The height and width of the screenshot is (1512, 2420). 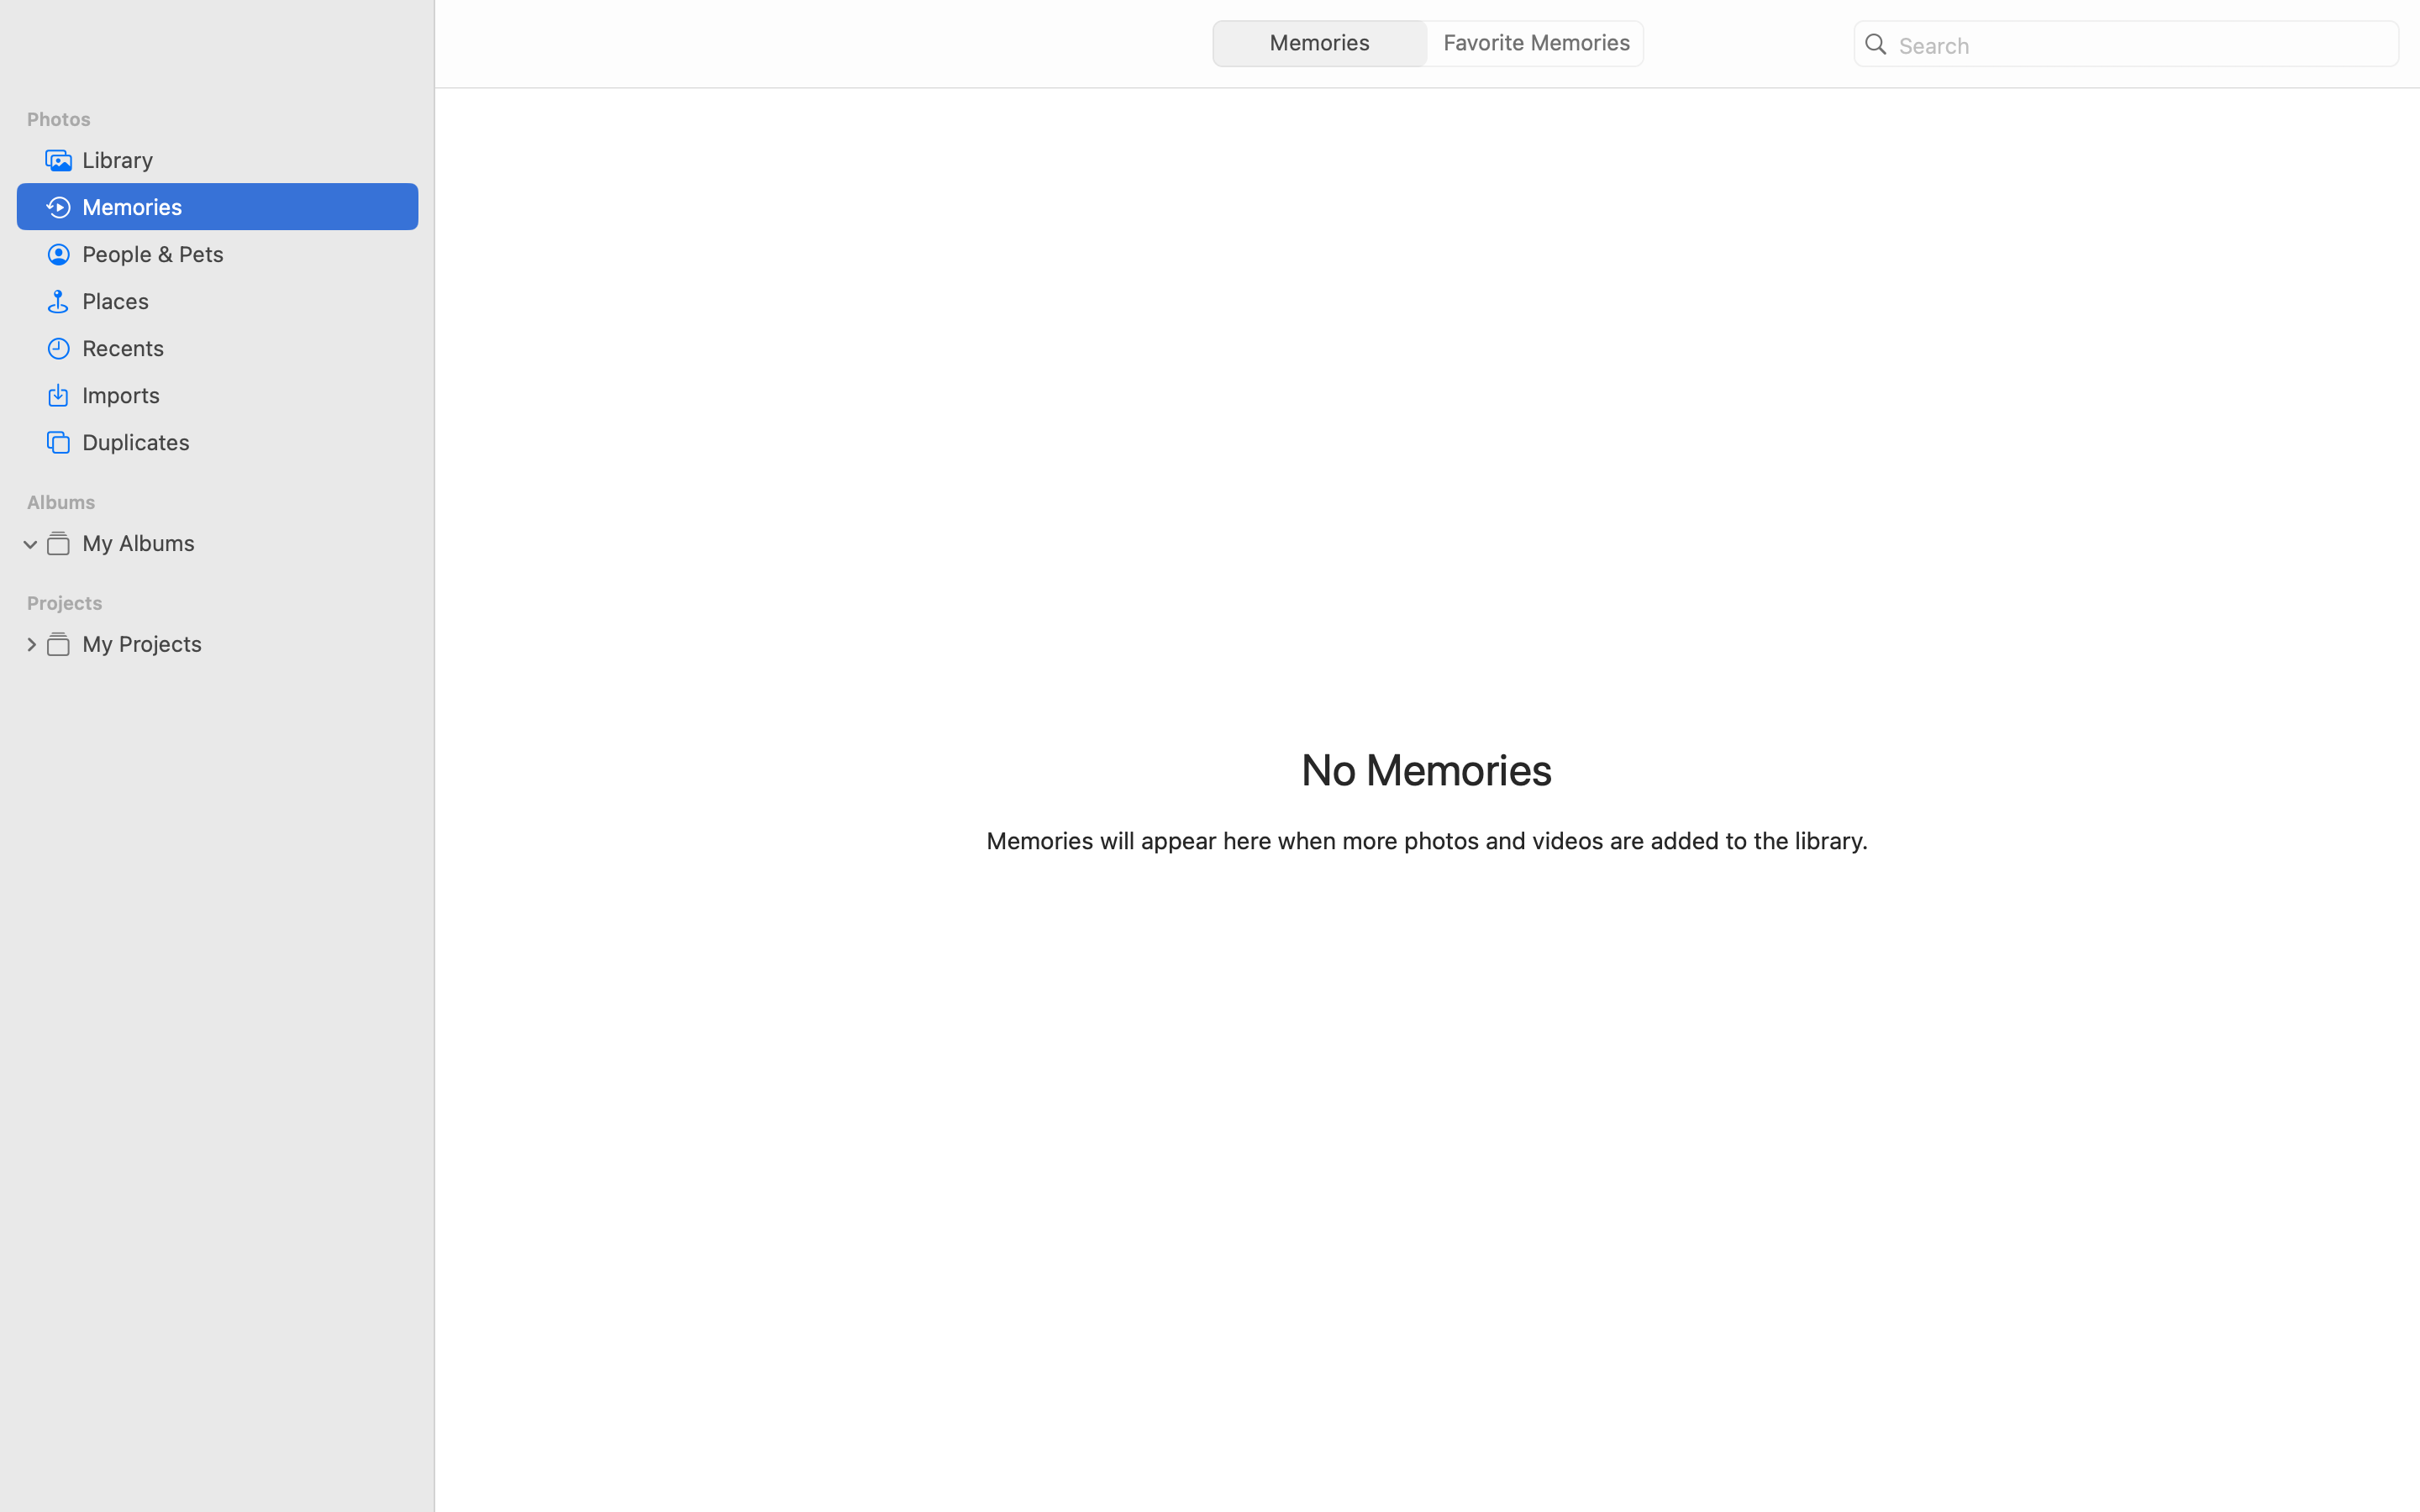 I want to click on 'No Memories', so click(x=1427, y=767).